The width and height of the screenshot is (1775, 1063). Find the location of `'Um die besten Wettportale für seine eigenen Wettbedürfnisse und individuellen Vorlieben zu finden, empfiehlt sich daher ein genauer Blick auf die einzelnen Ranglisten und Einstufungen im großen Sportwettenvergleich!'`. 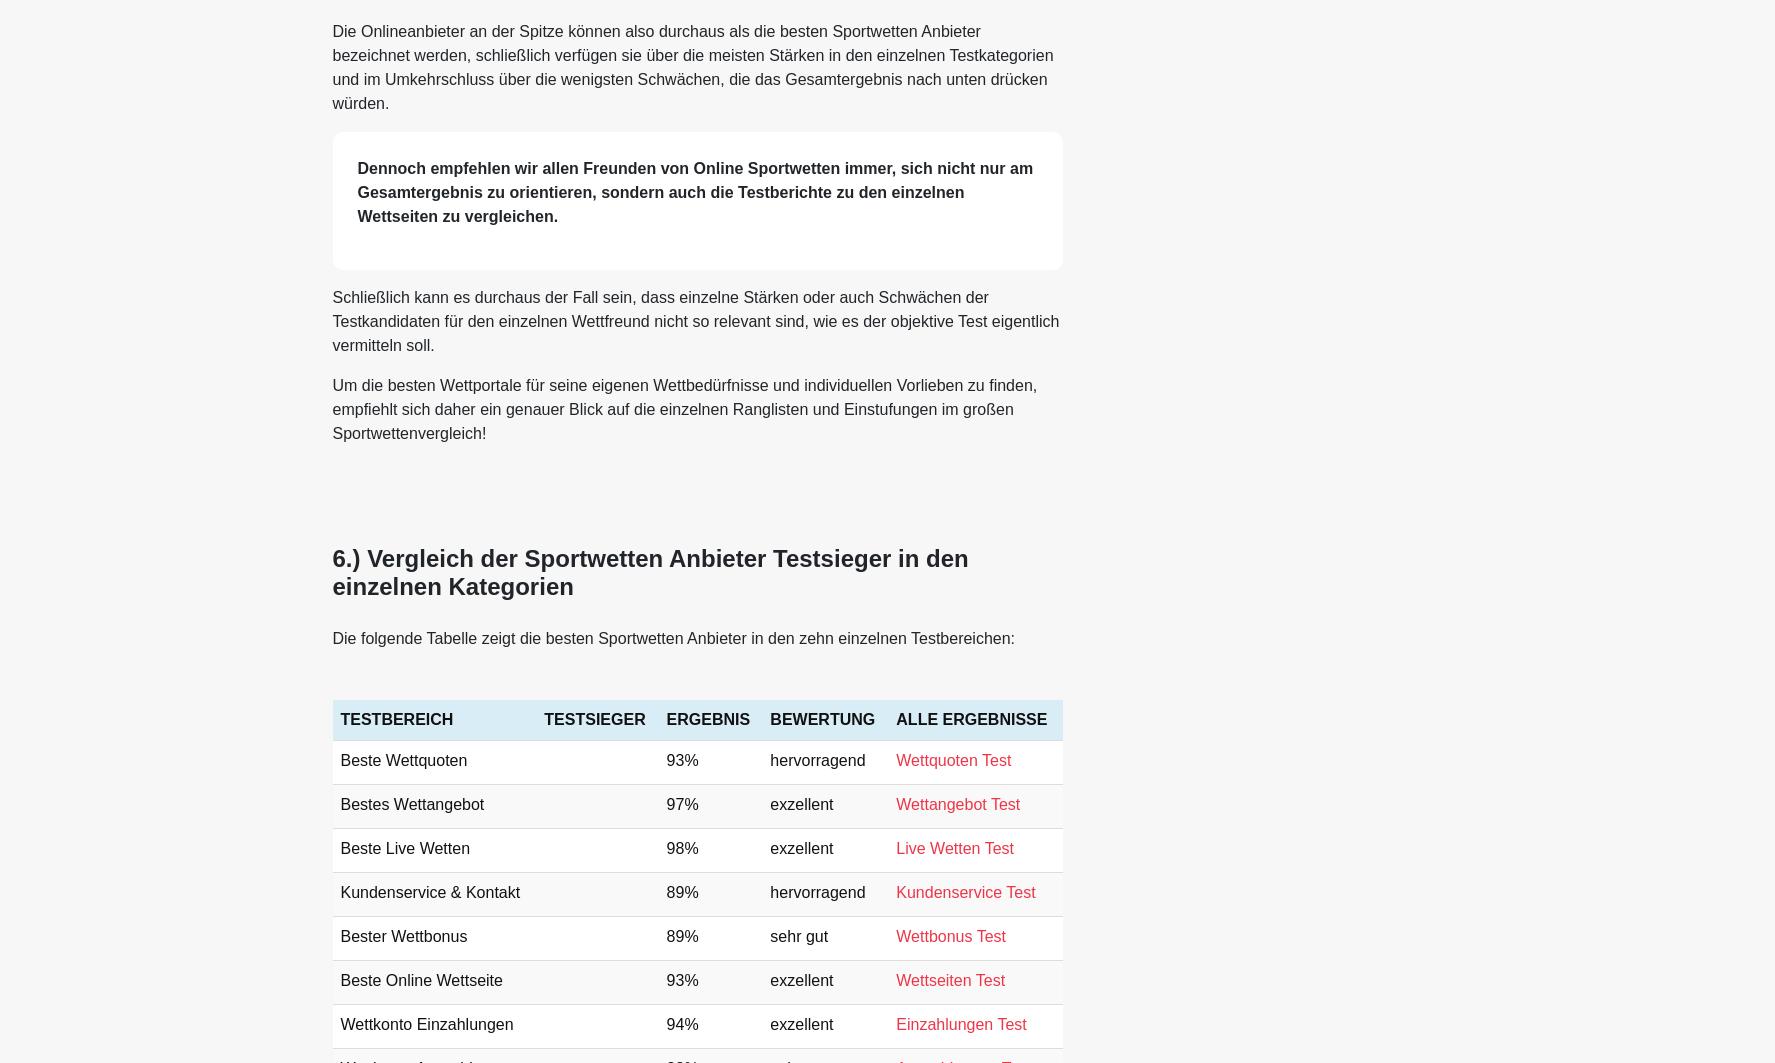

'Um die besten Wettportale für seine eigenen Wettbedürfnisse und individuellen Vorlieben zu finden, empfiehlt sich daher ein genauer Blick auf die einzelnen Ranglisten und Einstufungen im großen Sportwettenvergleich!' is located at coordinates (330, 408).